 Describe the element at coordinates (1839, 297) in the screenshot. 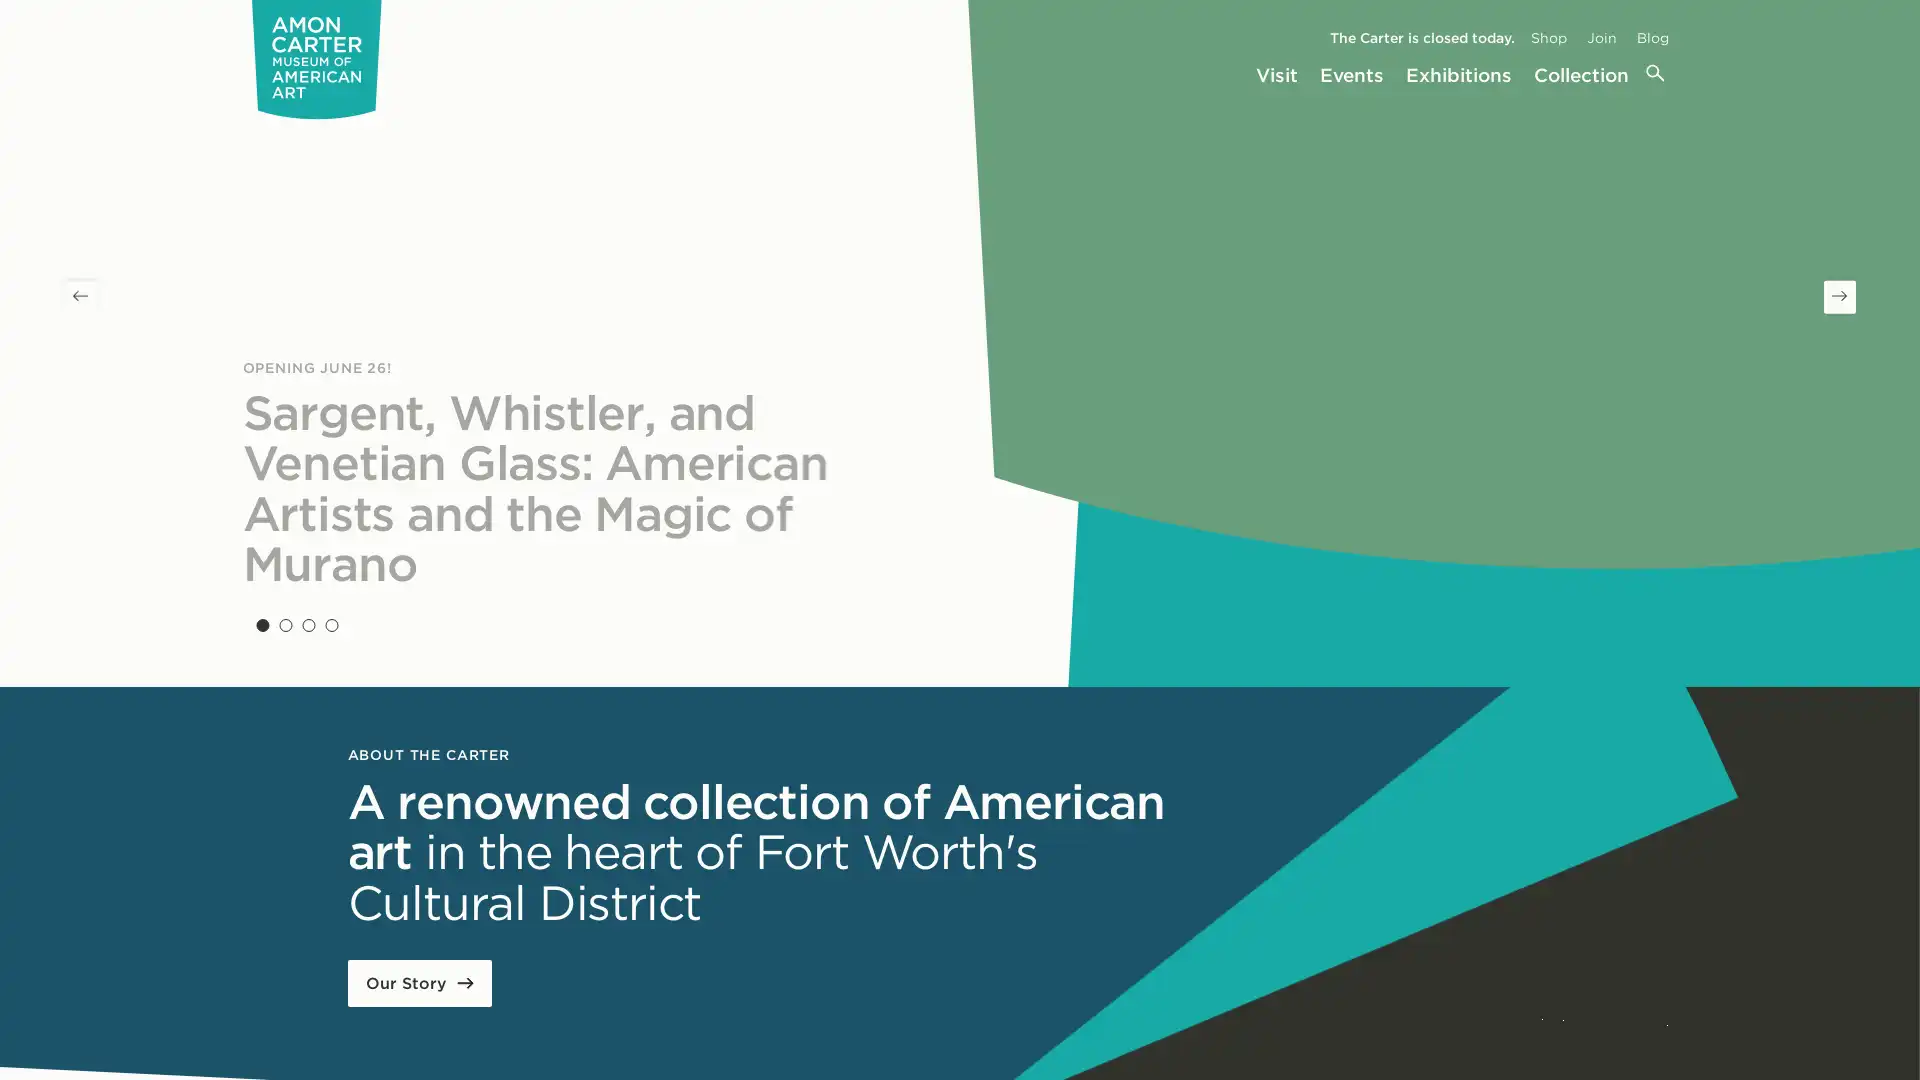

I see `Next` at that location.